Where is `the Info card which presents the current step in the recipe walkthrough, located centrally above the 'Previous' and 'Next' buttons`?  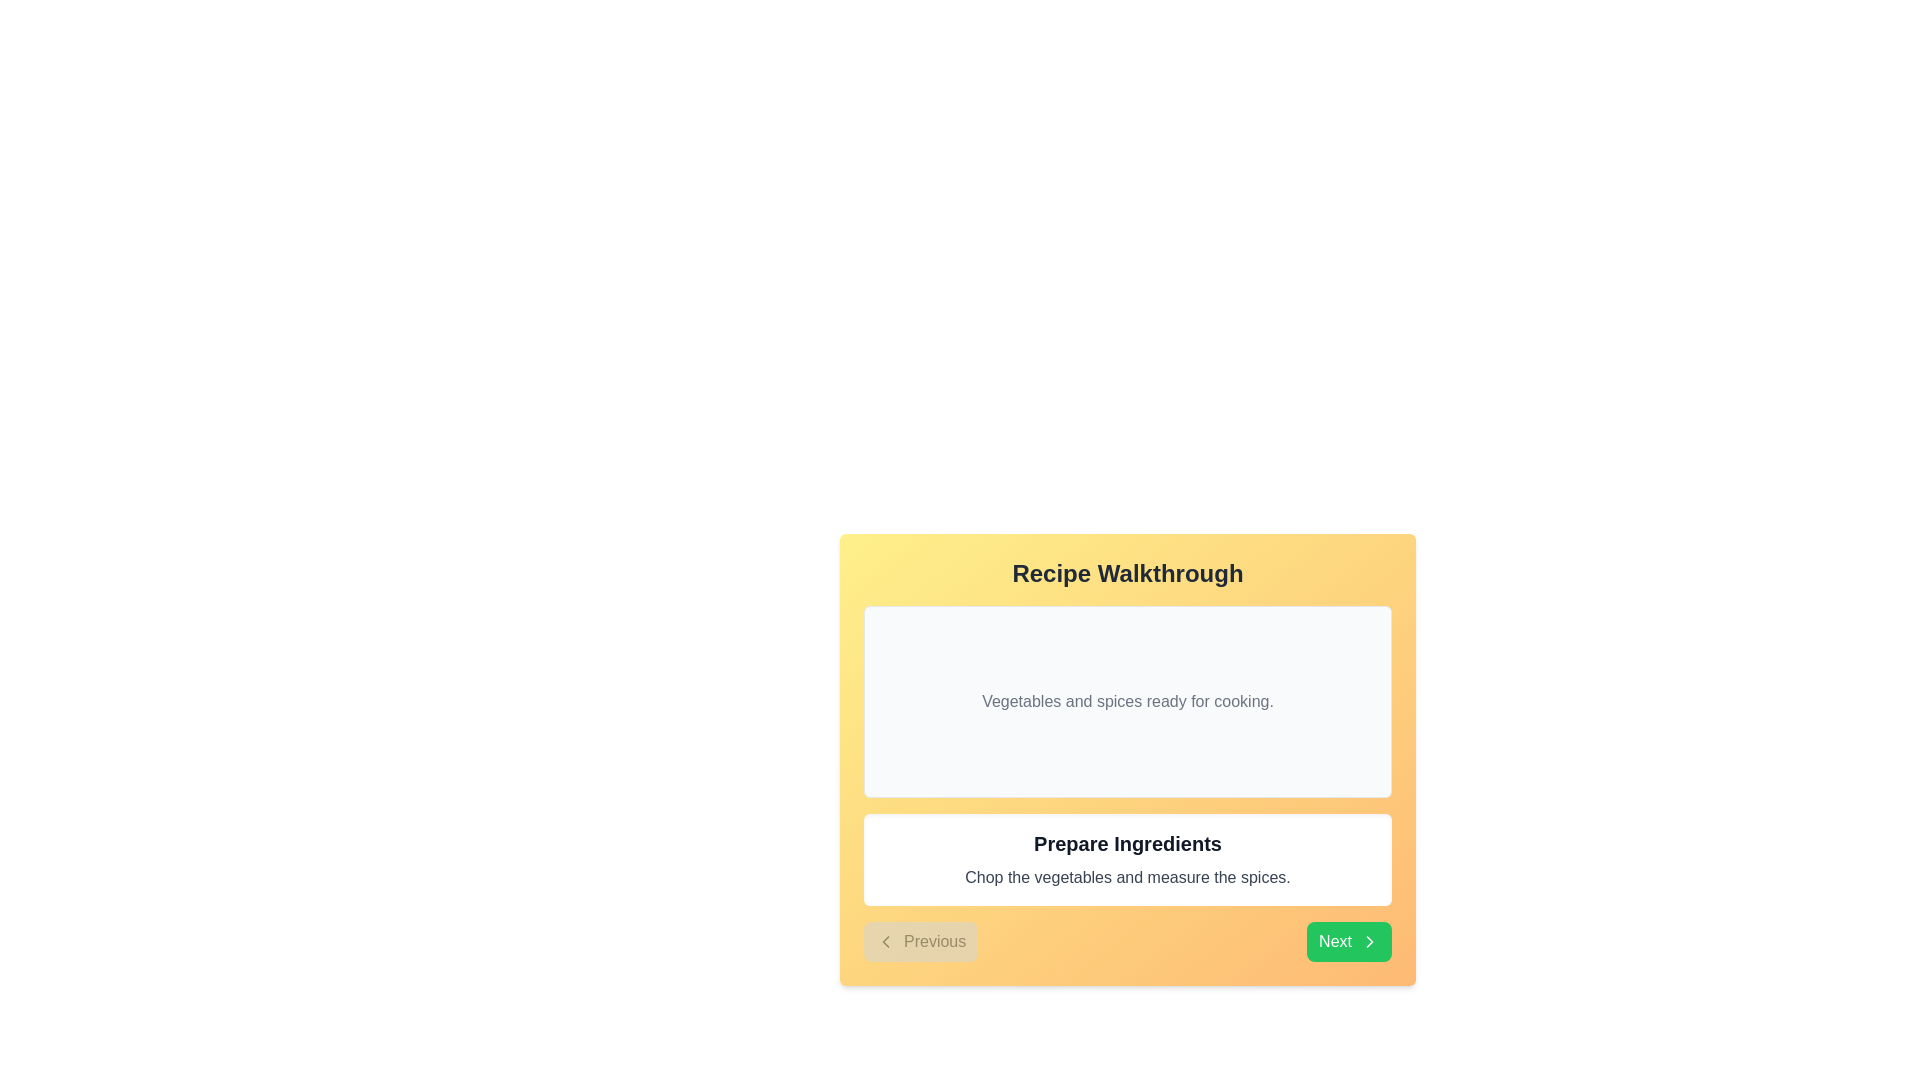
the Info card which presents the current step in the recipe walkthrough, located centrally above the 'Previous' and 'Next' buttons is located at coordinates (1128, 759).